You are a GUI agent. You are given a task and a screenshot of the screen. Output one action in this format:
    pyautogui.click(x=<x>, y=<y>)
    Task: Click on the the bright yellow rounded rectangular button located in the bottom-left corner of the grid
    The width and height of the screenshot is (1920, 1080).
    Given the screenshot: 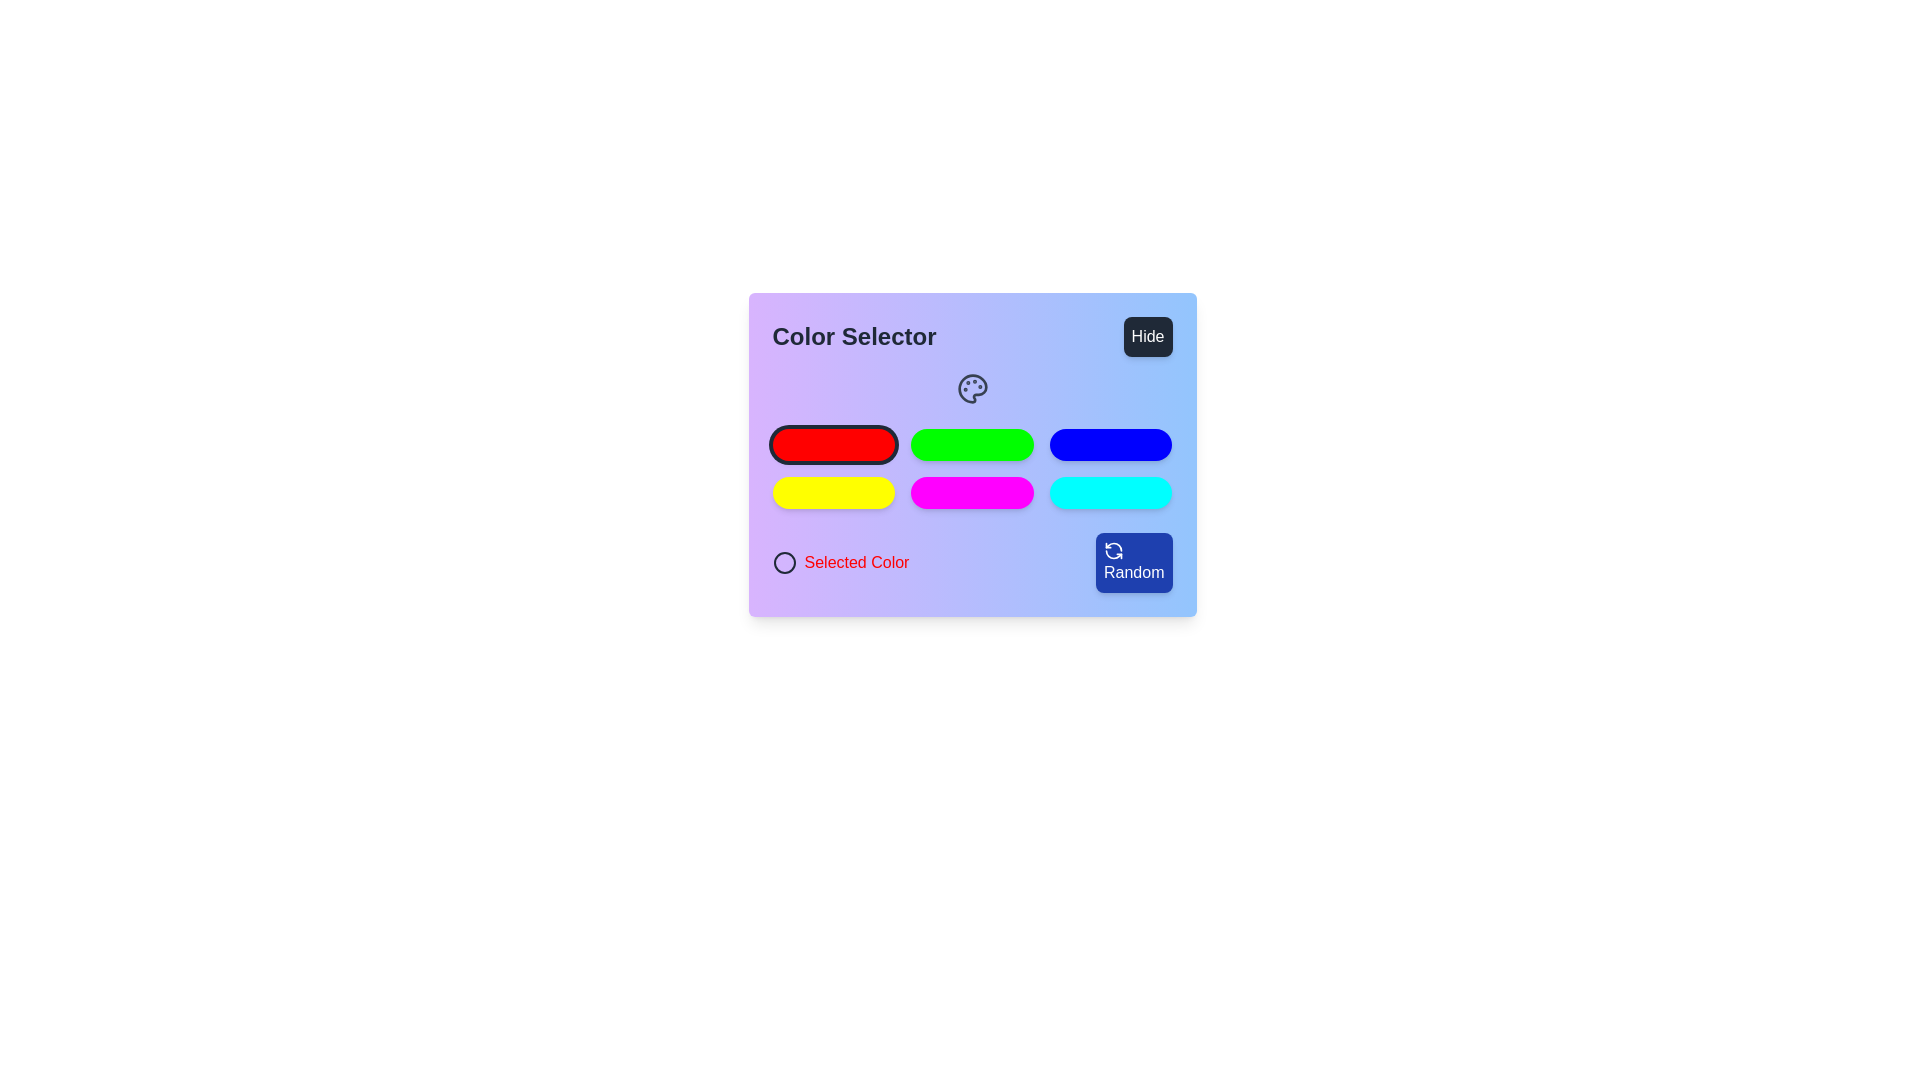 What is the action you would take?
    pyautogui.click(x=833, y=493)
    